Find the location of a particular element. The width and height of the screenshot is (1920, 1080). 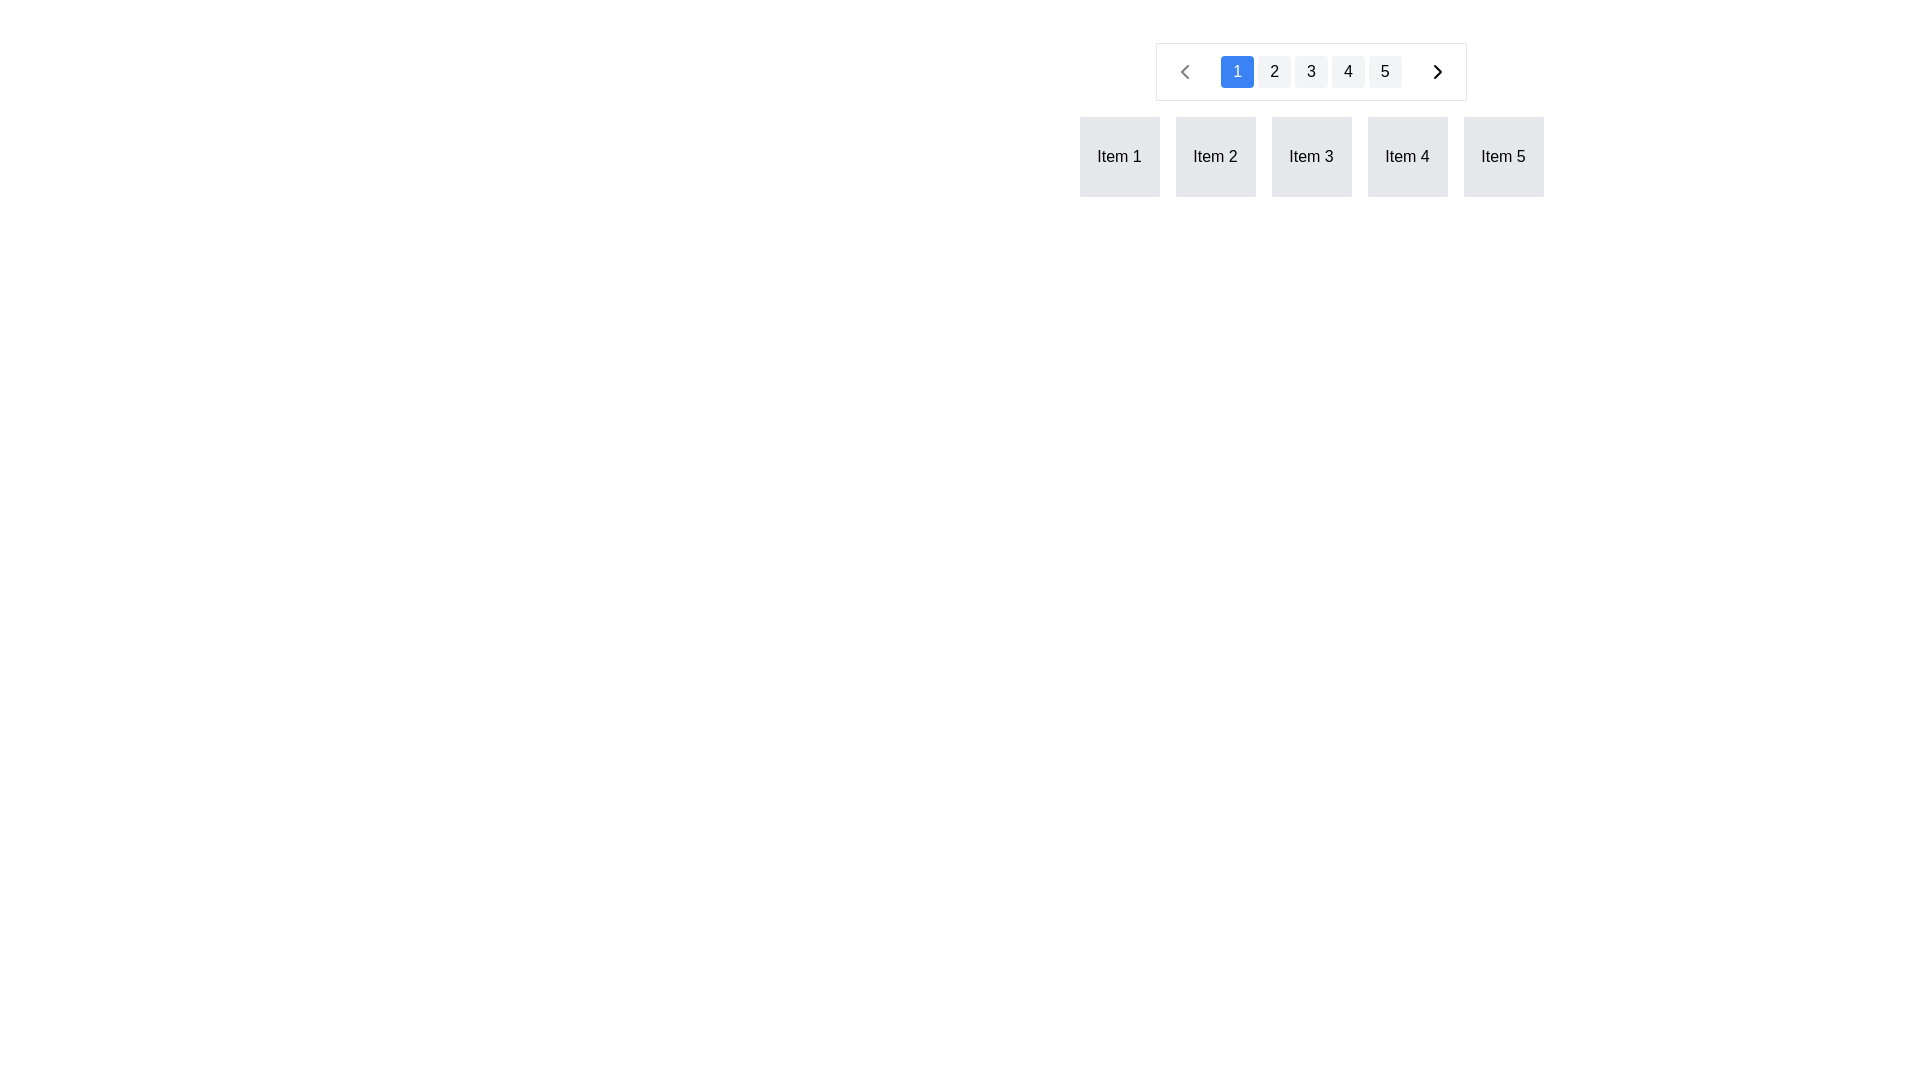

the Text label displaying 'Item 5' located at the top-right corner of the interface is located at coordinates (1503, 156).